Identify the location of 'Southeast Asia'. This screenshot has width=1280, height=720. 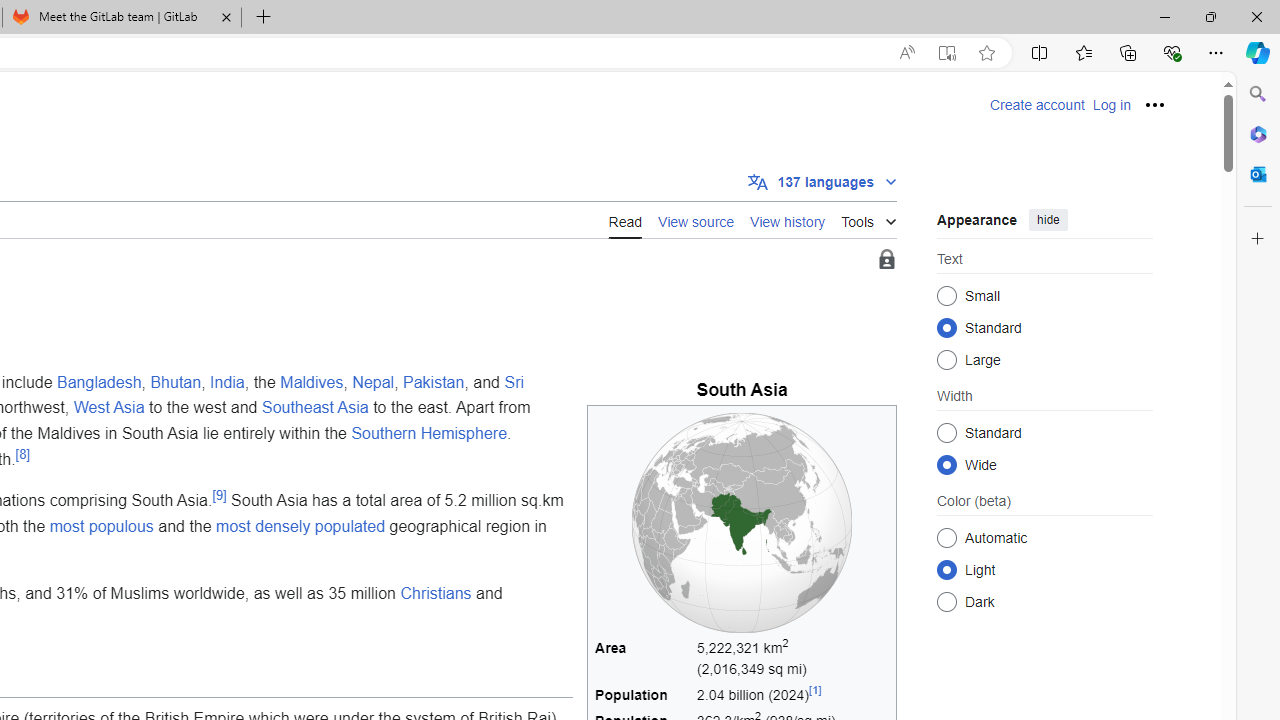
(313, 406).